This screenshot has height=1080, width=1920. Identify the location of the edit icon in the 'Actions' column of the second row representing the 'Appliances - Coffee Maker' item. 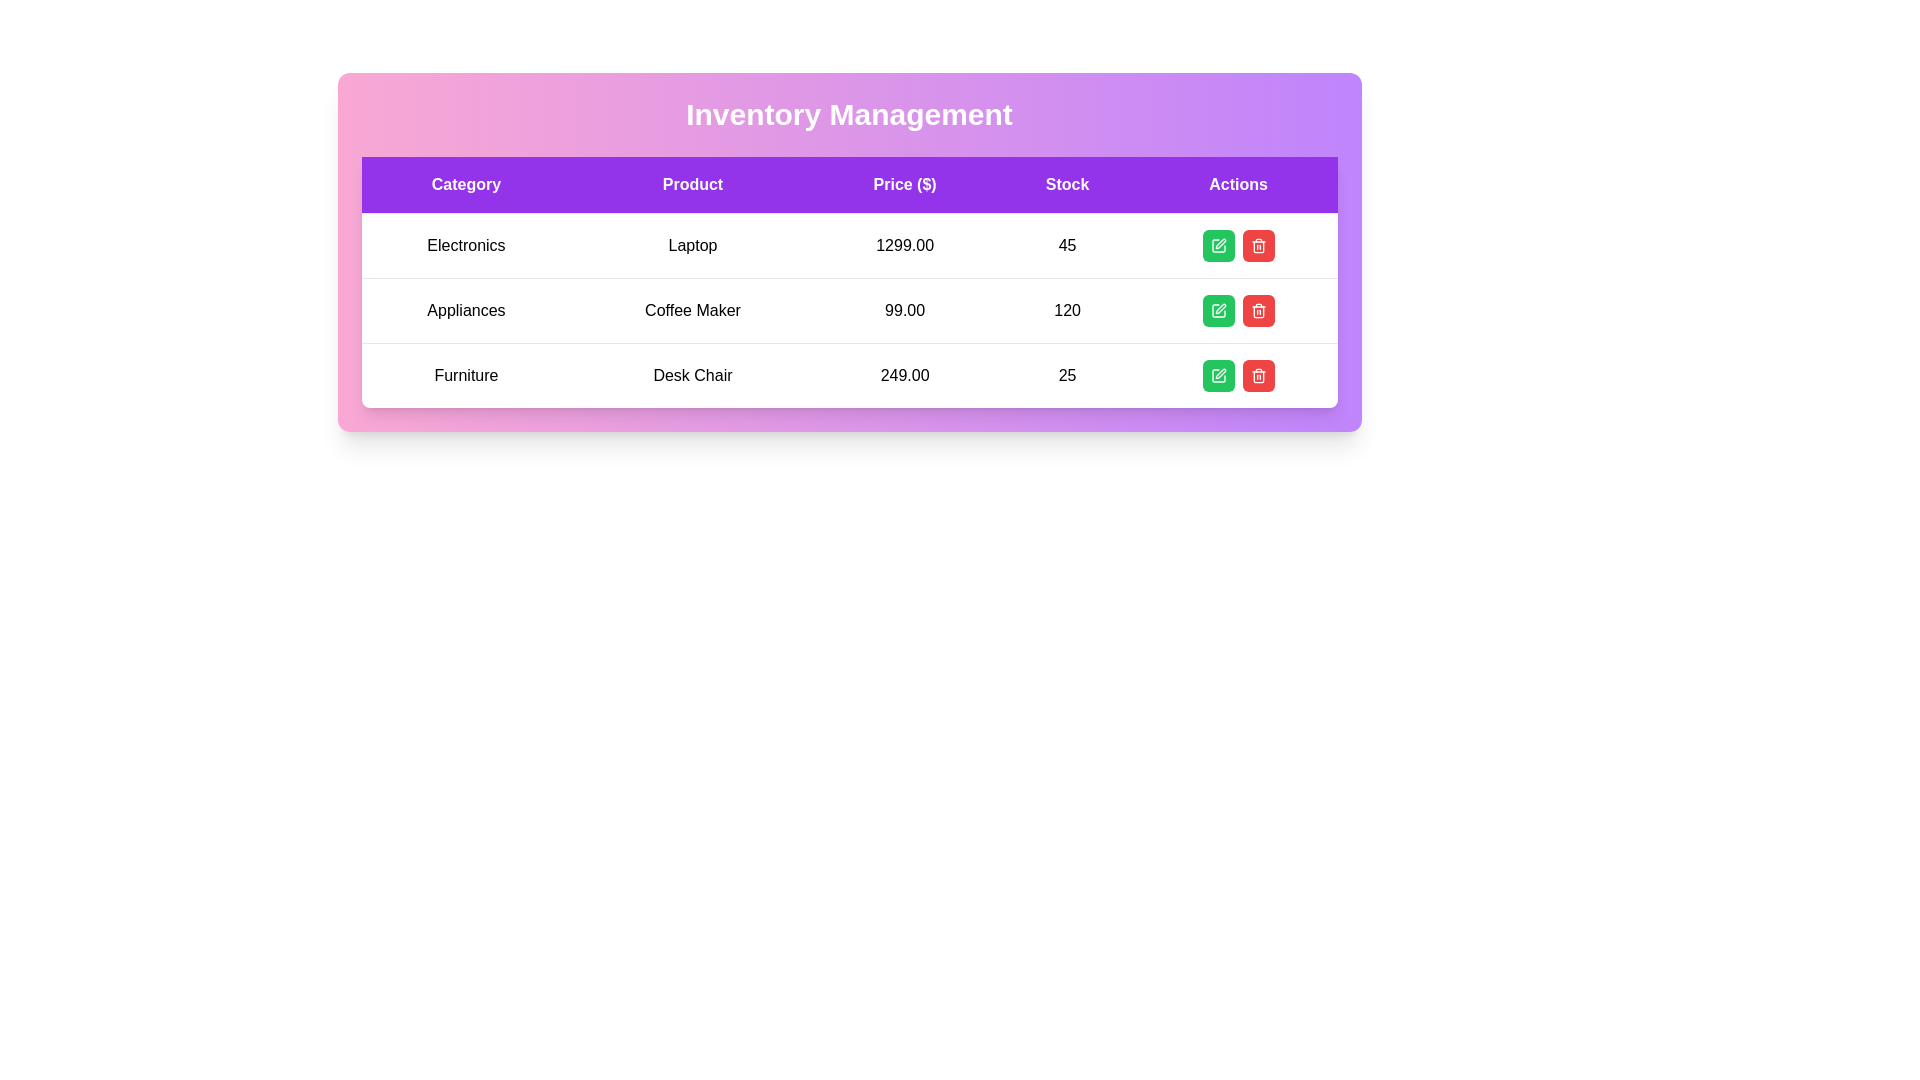
(1219, 308).